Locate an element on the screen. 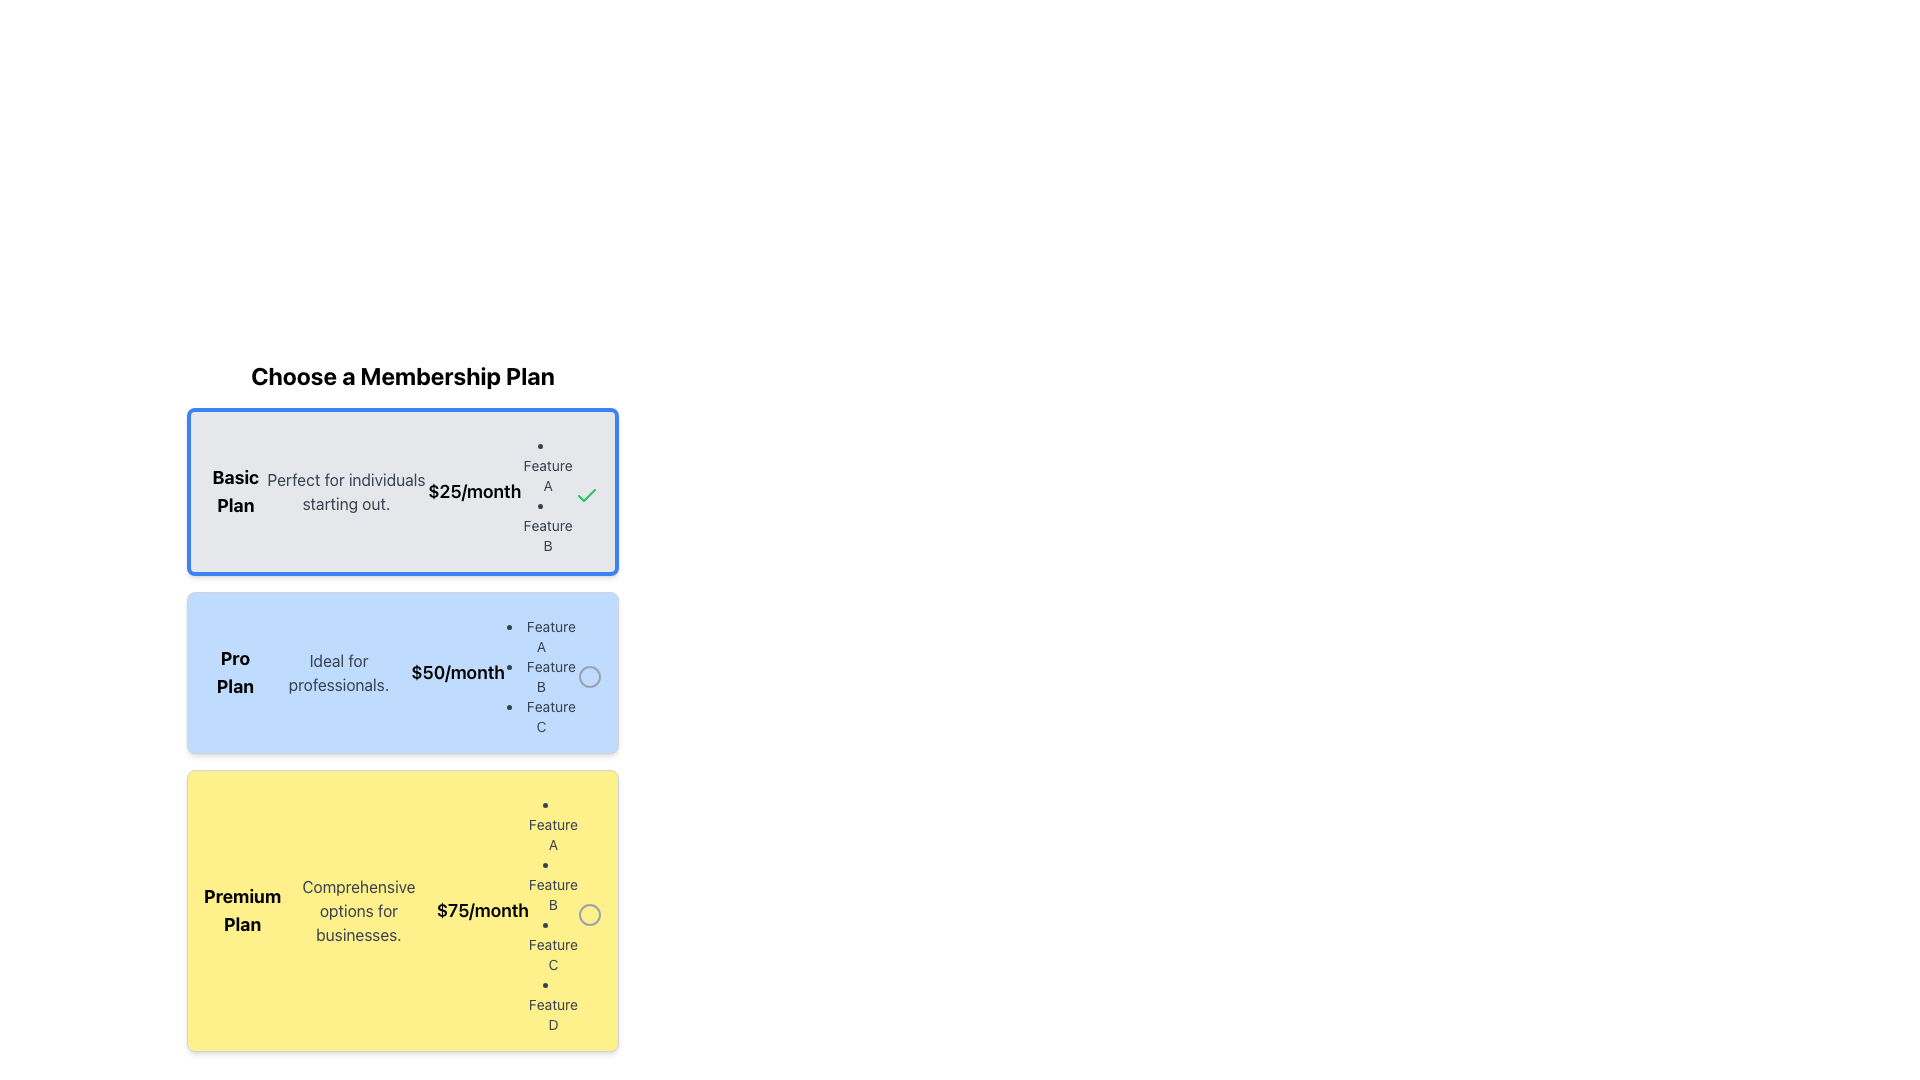 This screenshot has width=1920, height=1080. the 'Premium Plan' Information Card, which is the third card in a vertical list of pricing plans, positioned below the 'Pro Plan' is located at coordinates (402, 910).